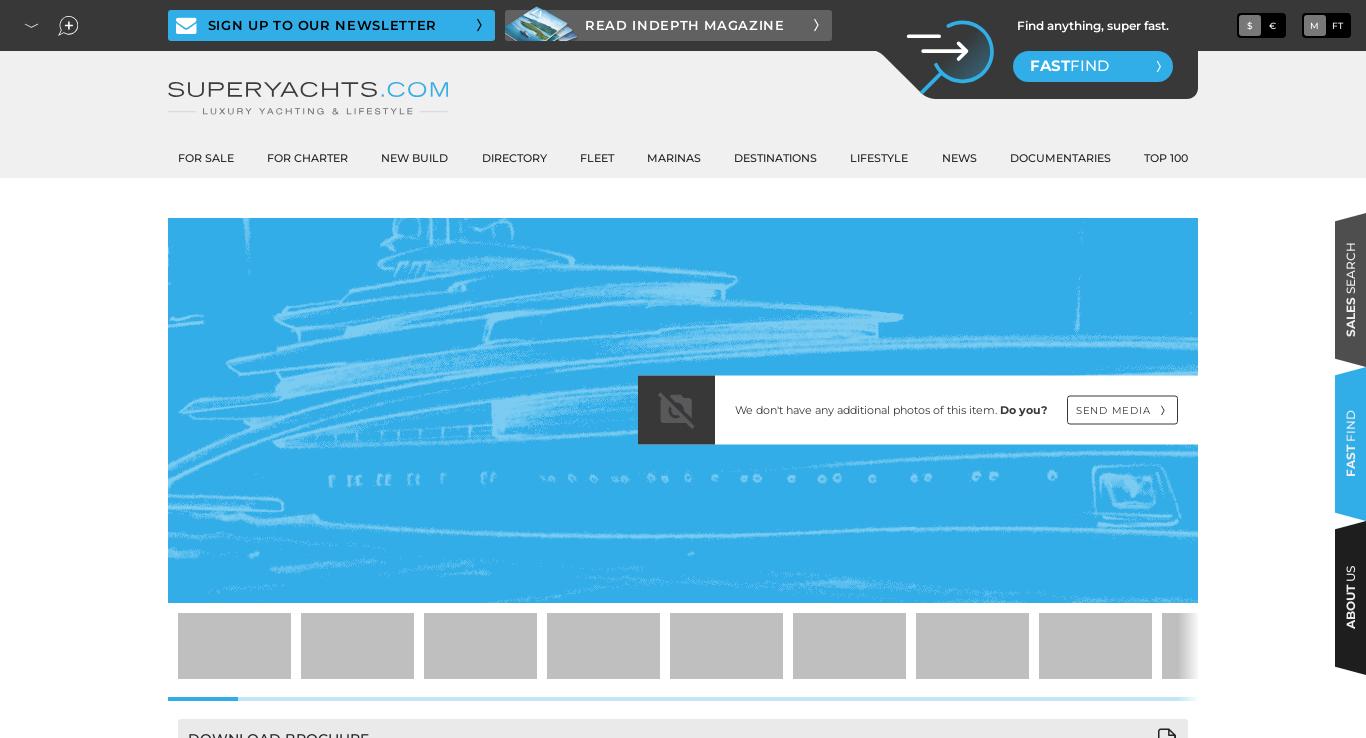 The width and height of the screenshot is (1366, 738). What do you see at coordinates (878, 157) in the screenshot?
I see `'Lifestyle'` at bounding box center [878, 157].